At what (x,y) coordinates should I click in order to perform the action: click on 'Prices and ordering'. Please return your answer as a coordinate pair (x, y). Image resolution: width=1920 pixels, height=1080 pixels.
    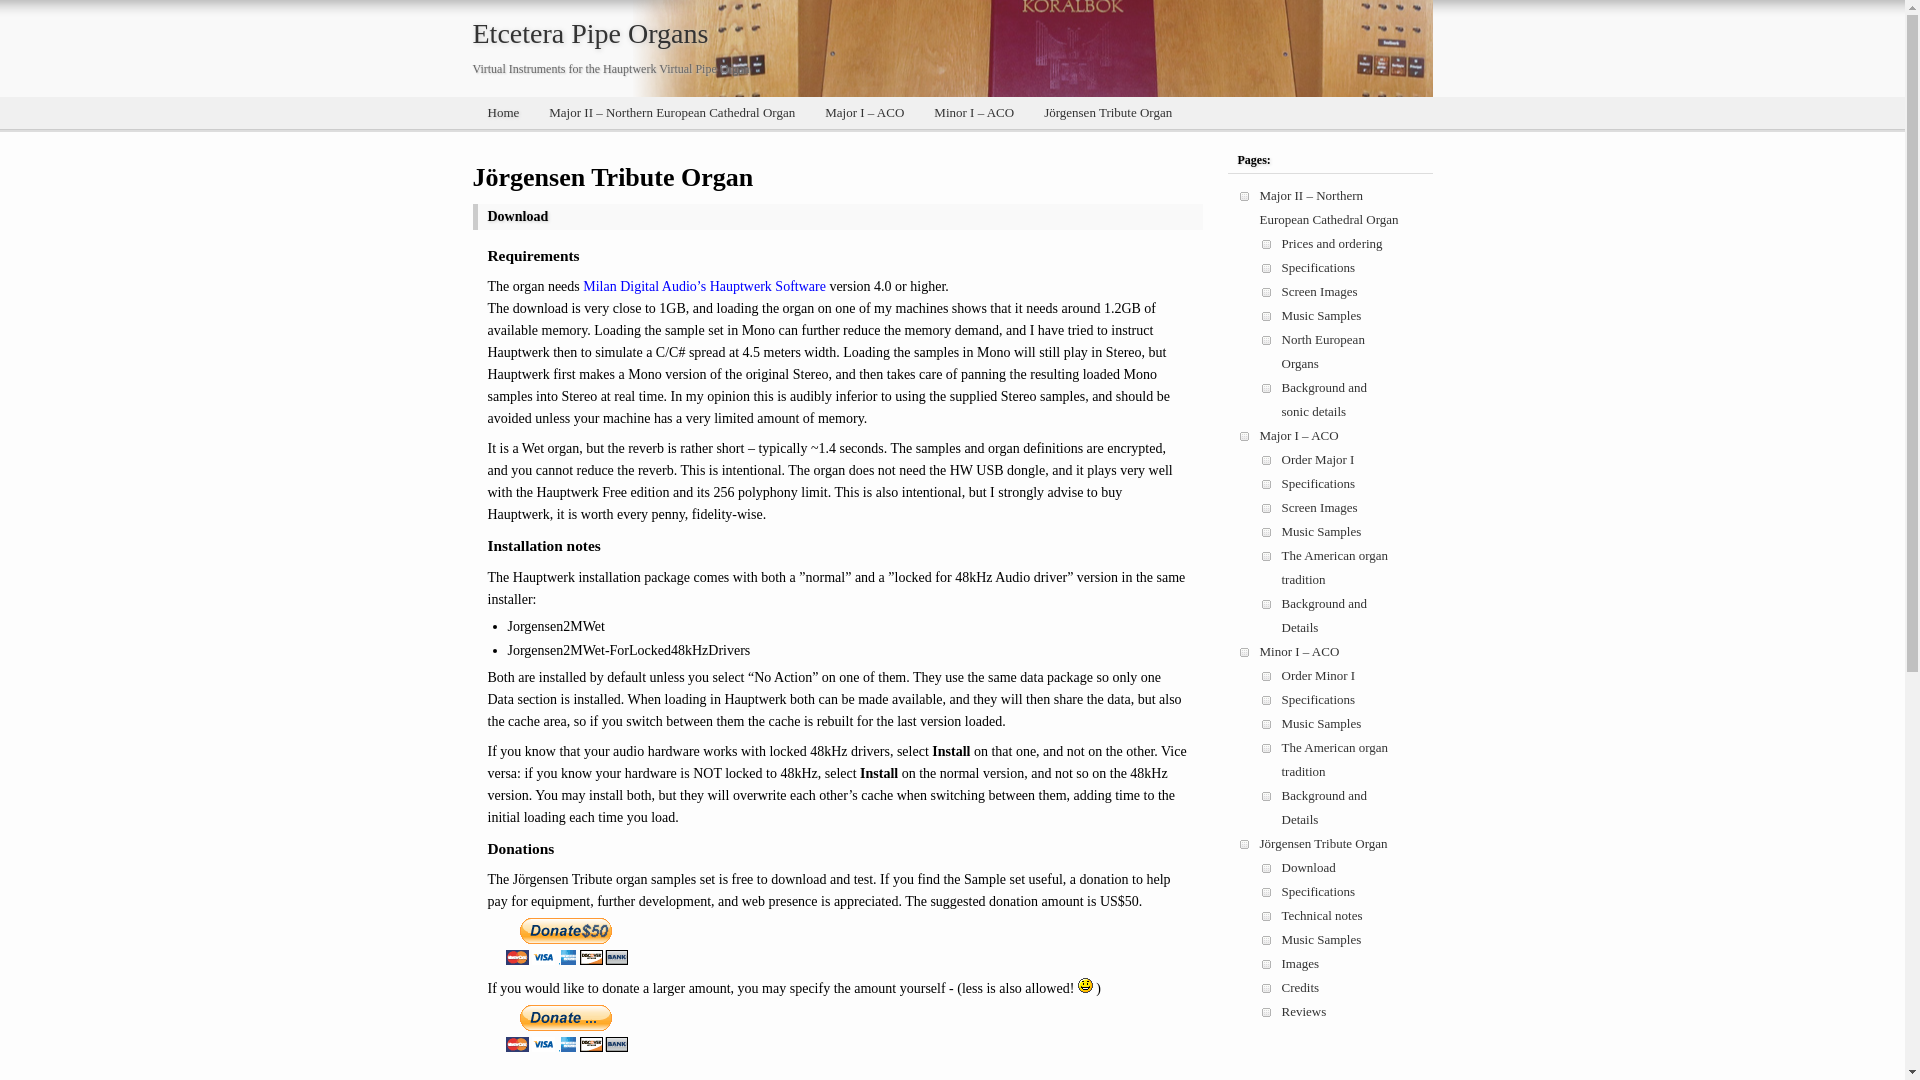
    Looking at the image, I should click on (1332, 242).